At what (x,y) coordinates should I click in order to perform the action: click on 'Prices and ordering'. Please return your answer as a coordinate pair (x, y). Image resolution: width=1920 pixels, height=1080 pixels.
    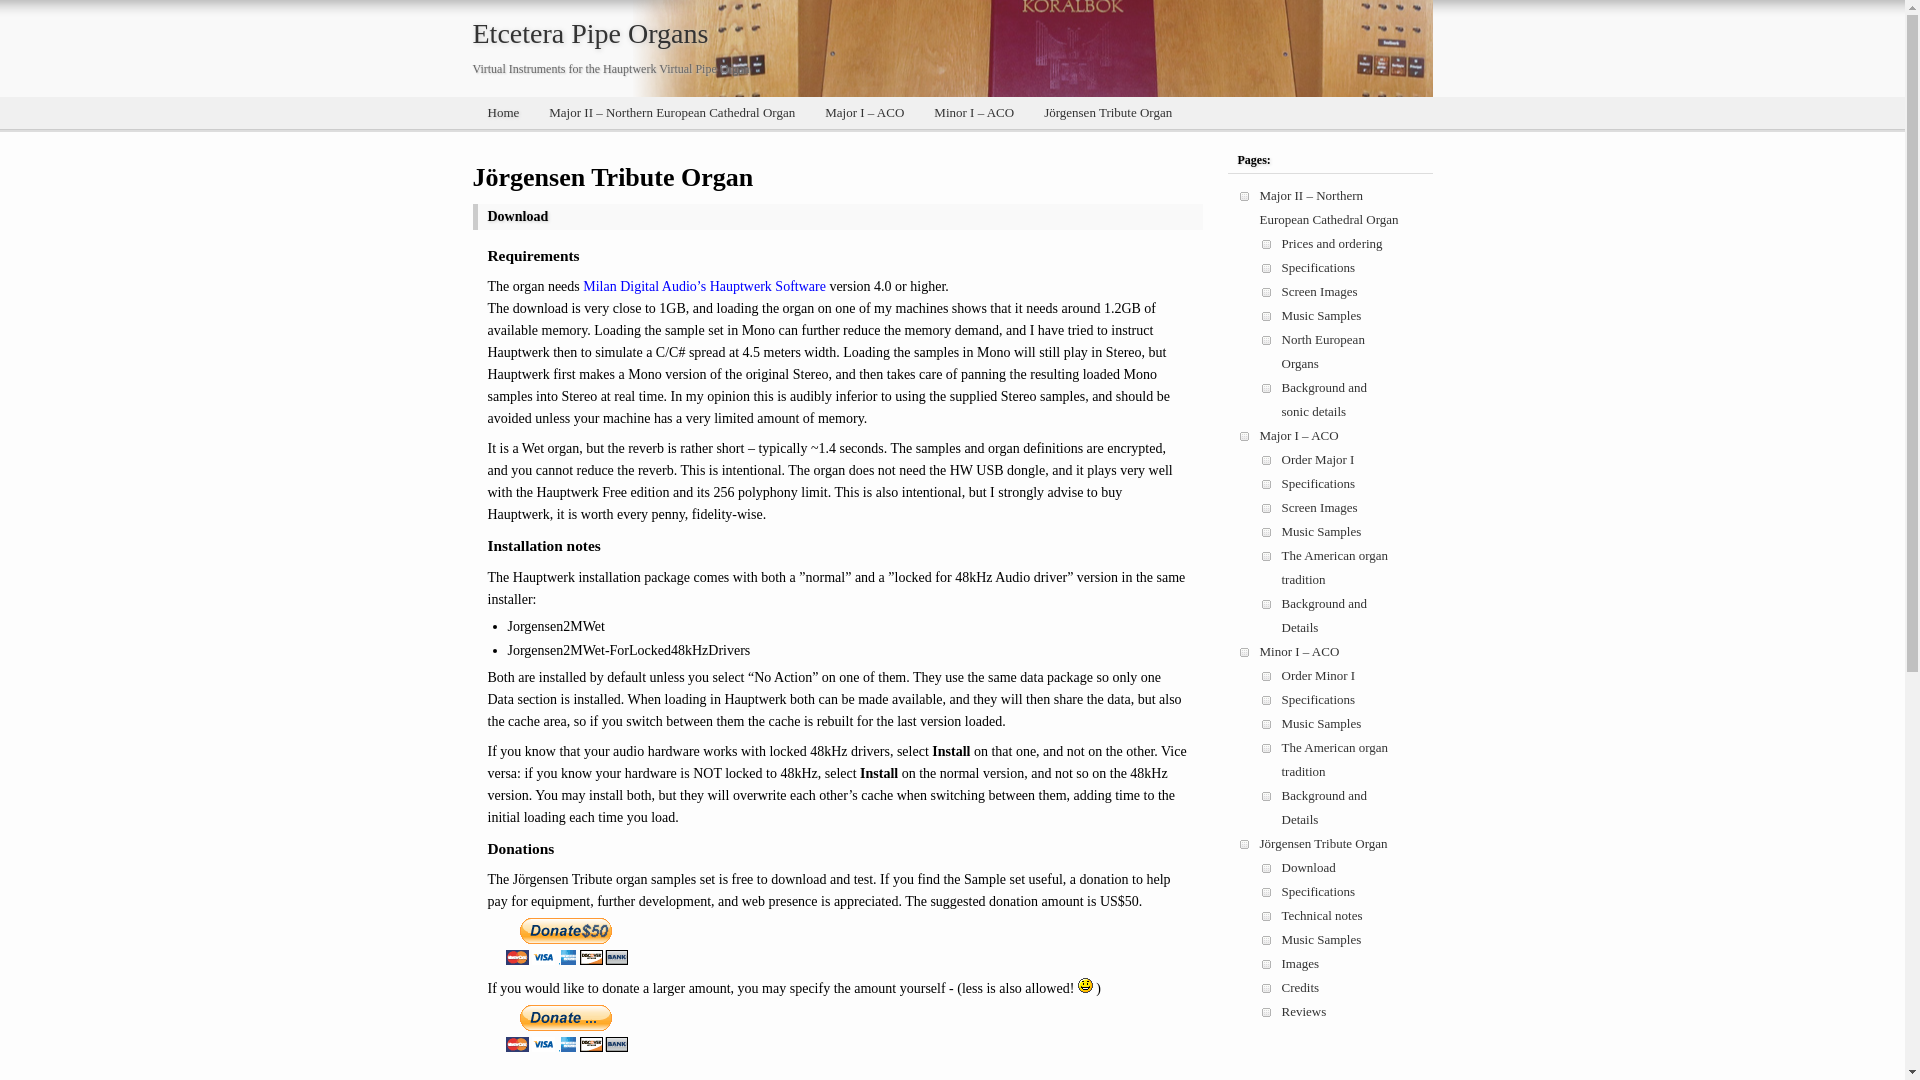
    Looking at the image, I should click on (1332, 242).